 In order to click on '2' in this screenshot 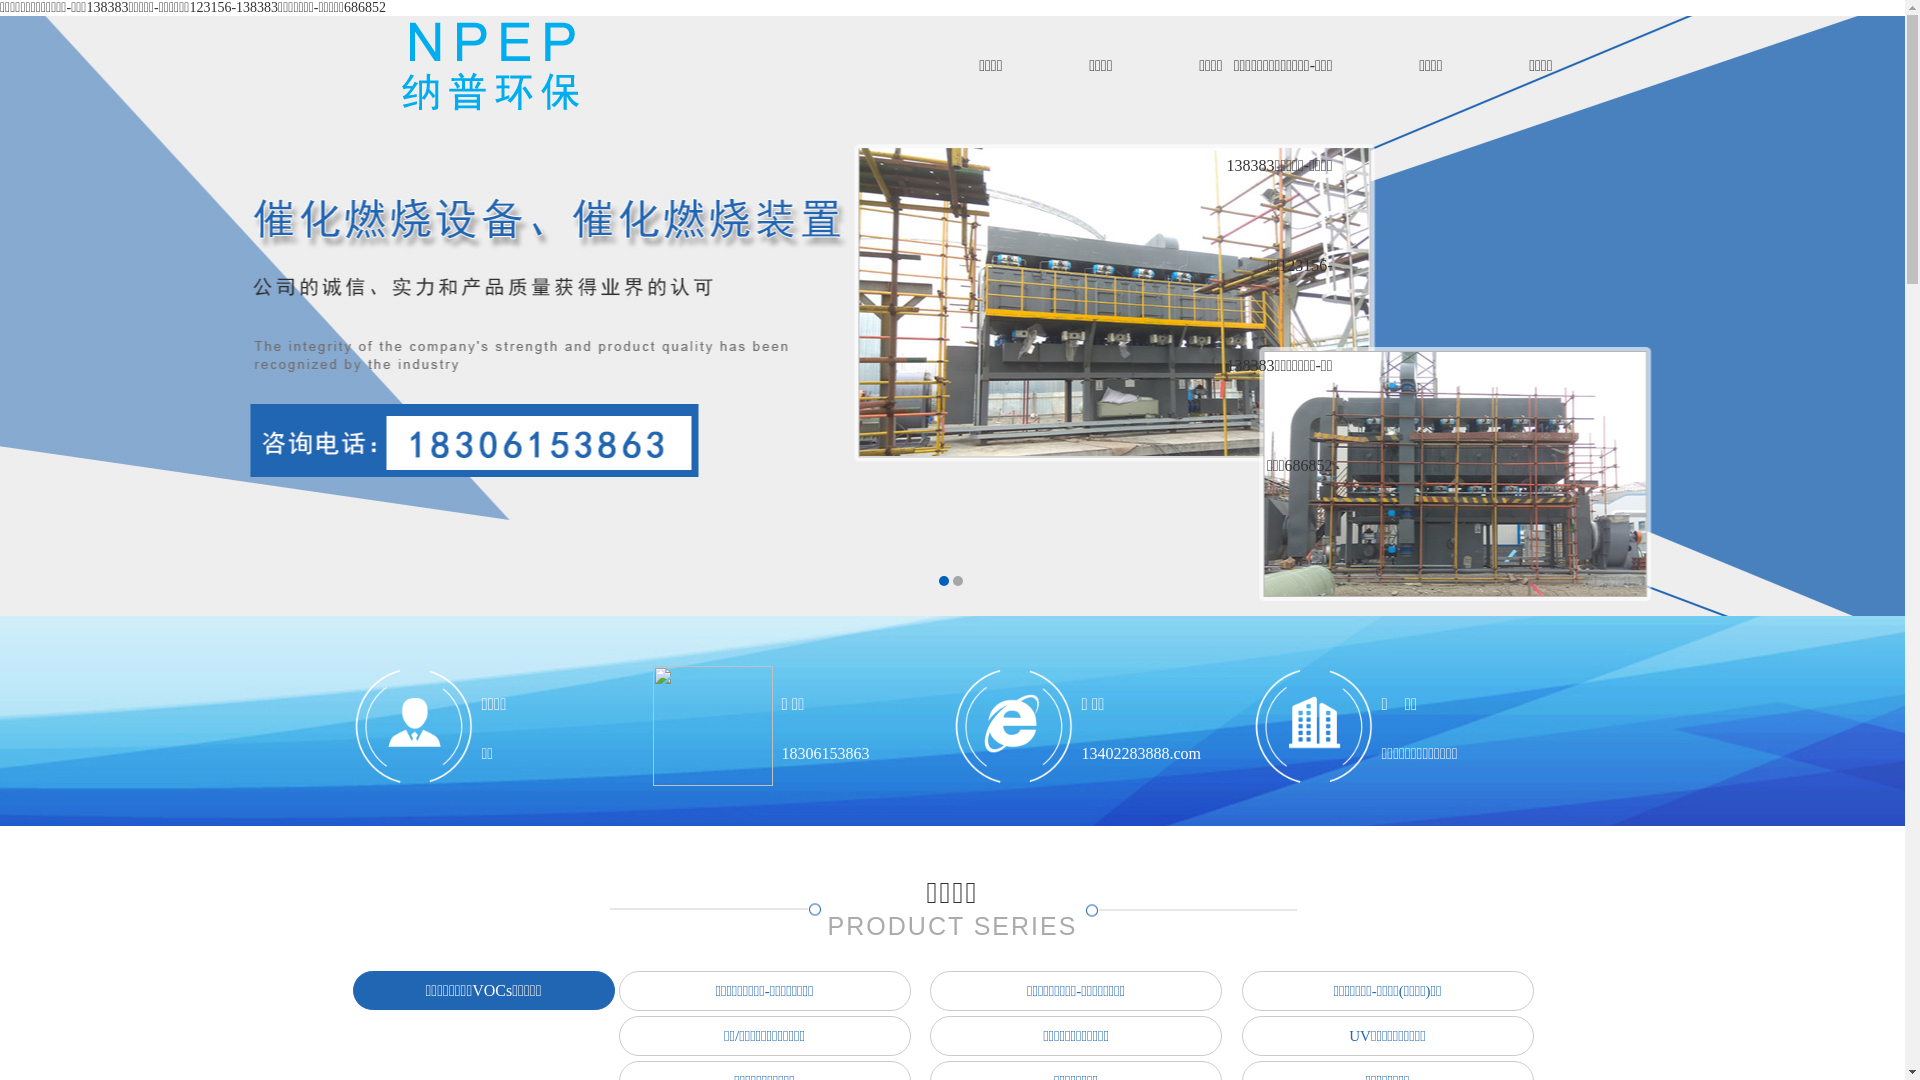, I will do `click(955, 581)`.